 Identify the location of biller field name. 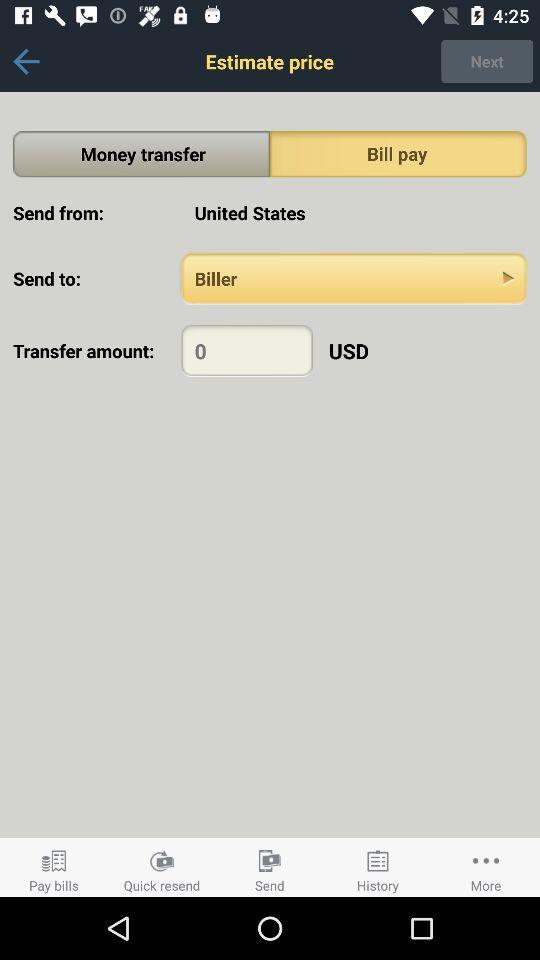
(353, 277).